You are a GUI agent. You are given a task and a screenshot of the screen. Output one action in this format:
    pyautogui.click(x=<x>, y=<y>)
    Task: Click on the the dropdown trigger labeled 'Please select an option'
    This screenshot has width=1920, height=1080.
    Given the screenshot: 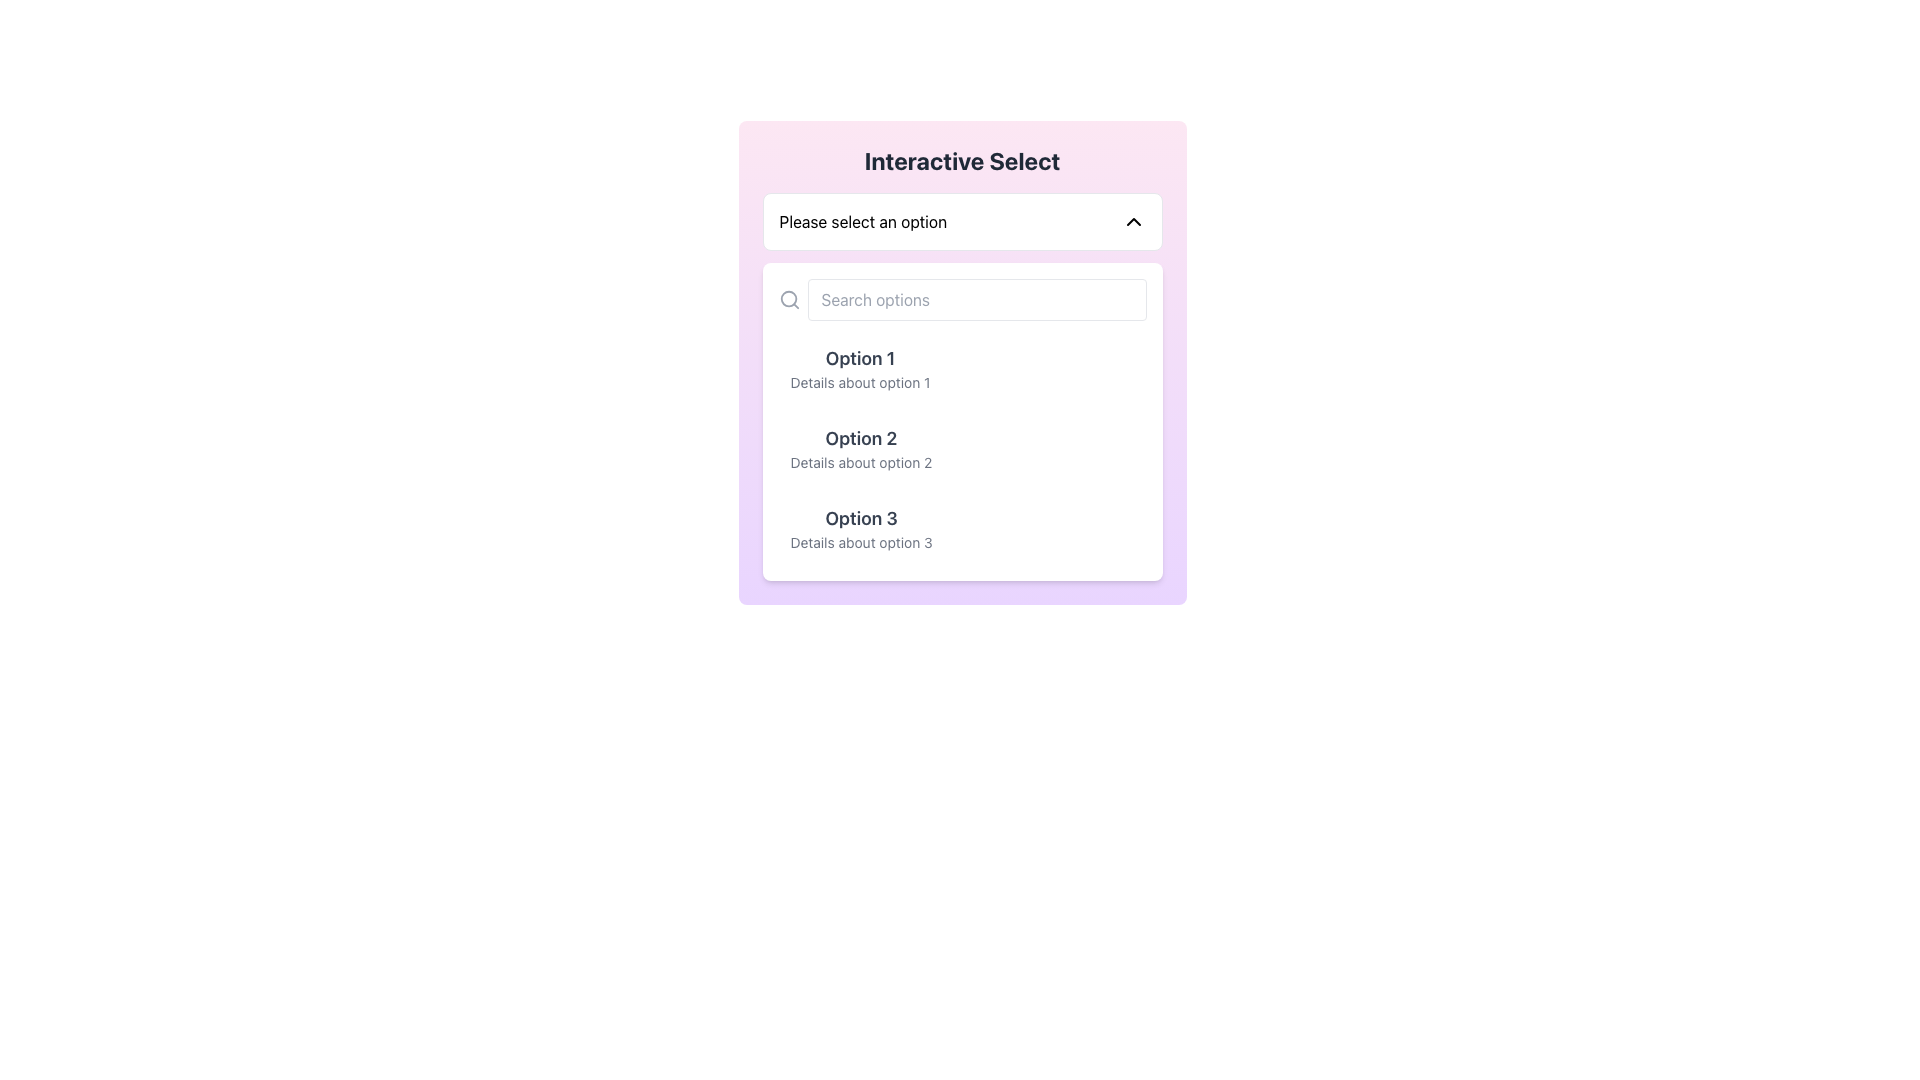 What is the action you would take?
    pyautogui.click(x=962, y=222)
    